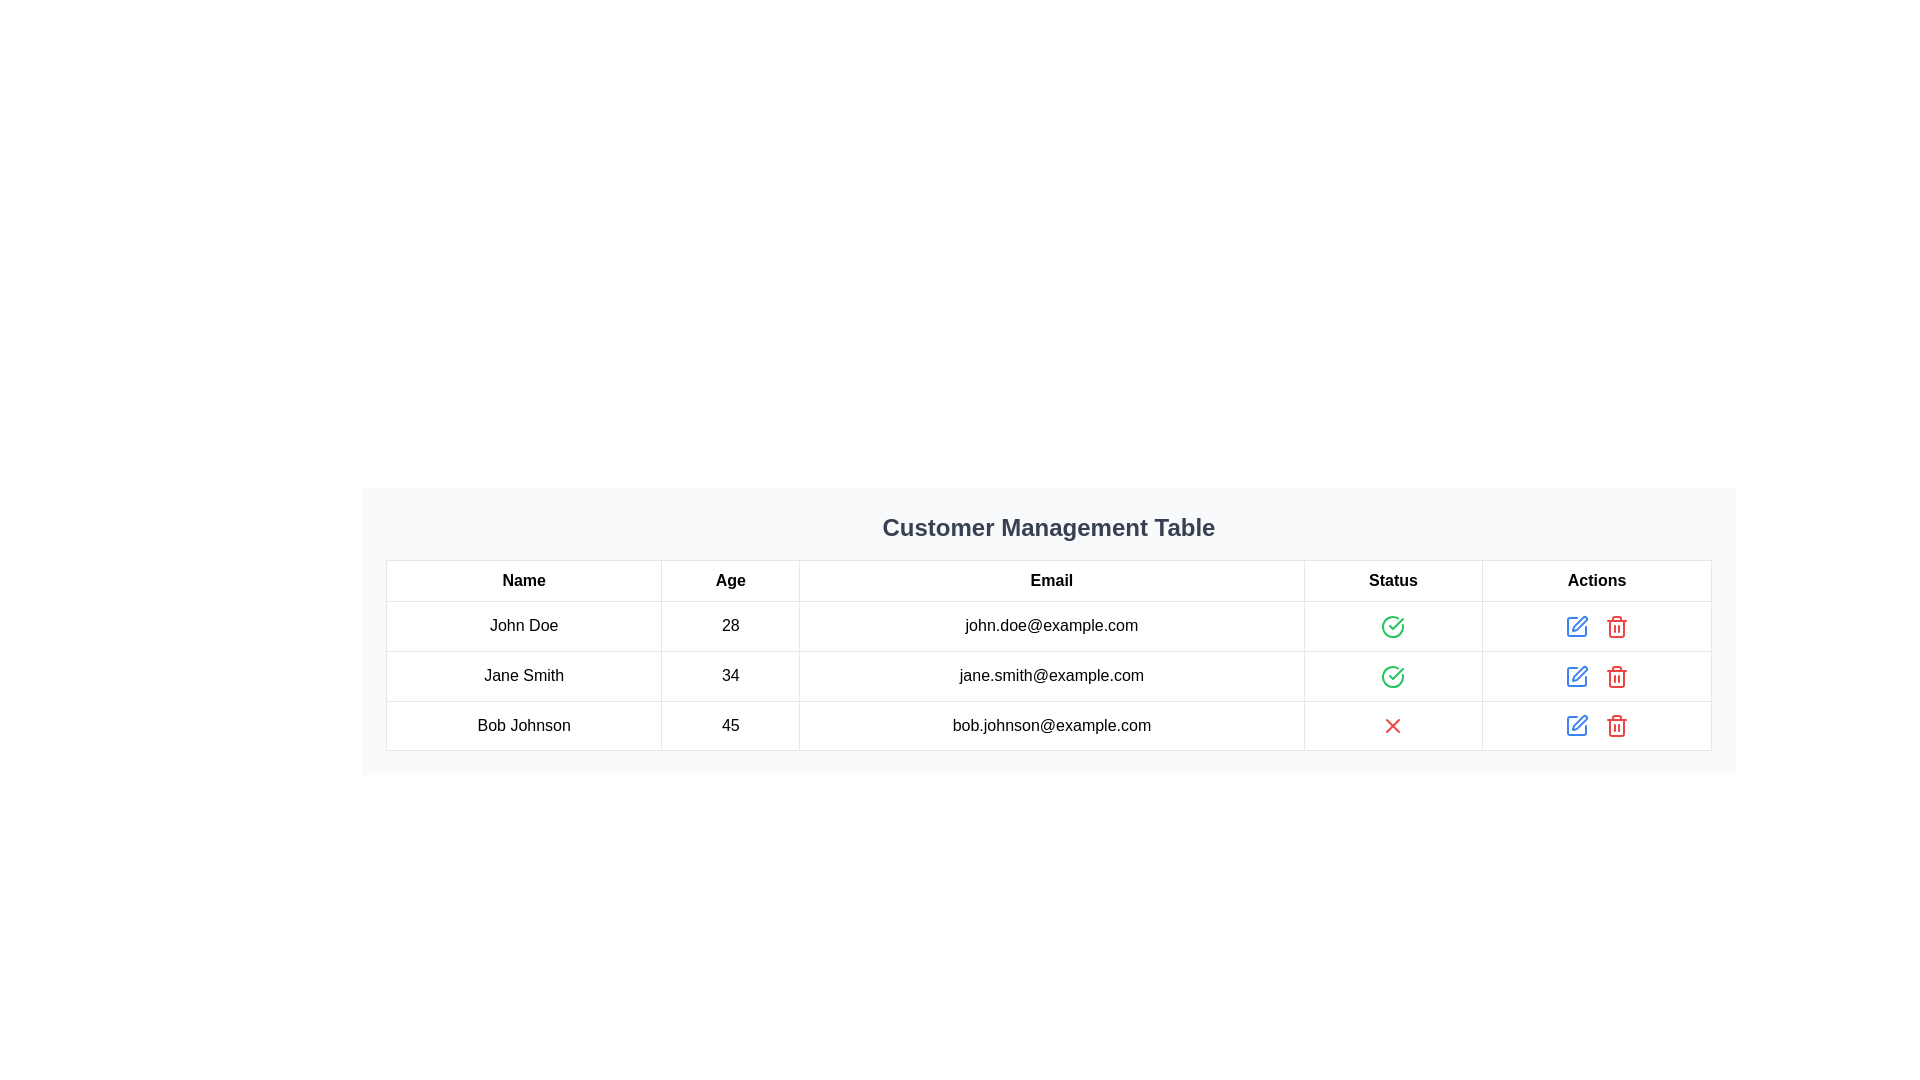 This screenshot has height=1080, width=1920. I want to click on the edit icon button, which is the second icon from the left in the 'Actions' column of the last row in the customer management table, so click(1578, 722).